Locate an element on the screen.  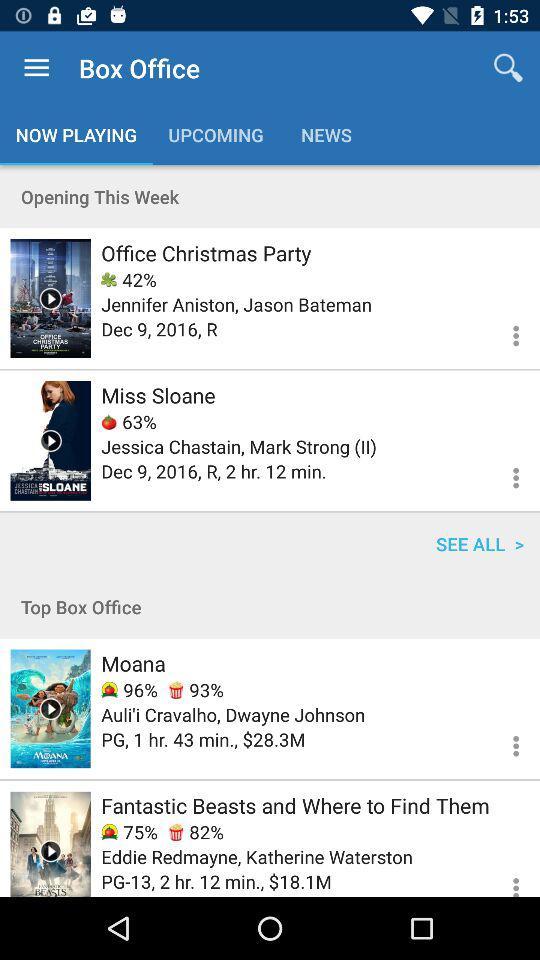
item to the left of box office is located at coordinates (36, 68).